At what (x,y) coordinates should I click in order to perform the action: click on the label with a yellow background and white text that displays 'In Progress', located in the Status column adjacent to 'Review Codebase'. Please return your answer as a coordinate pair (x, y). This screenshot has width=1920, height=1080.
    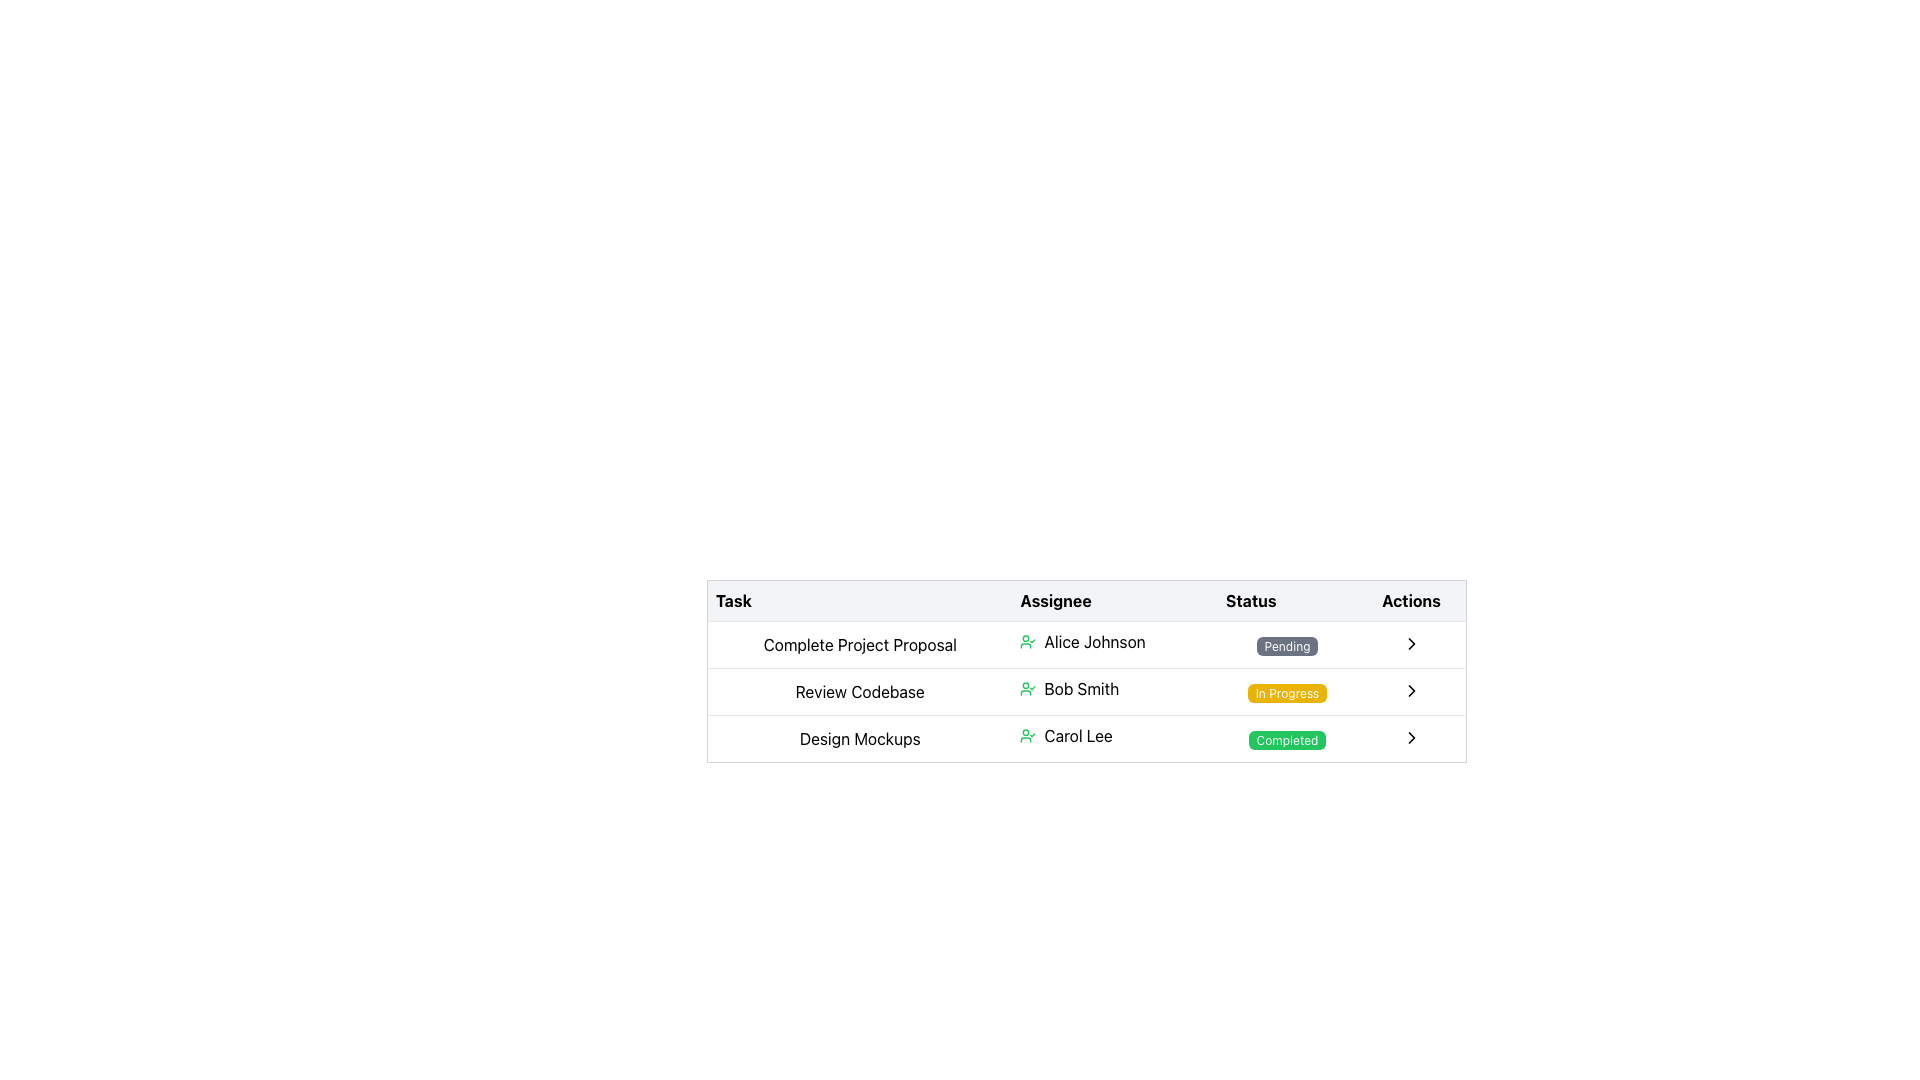
    Looking at the image, I should click on (1287, 692).